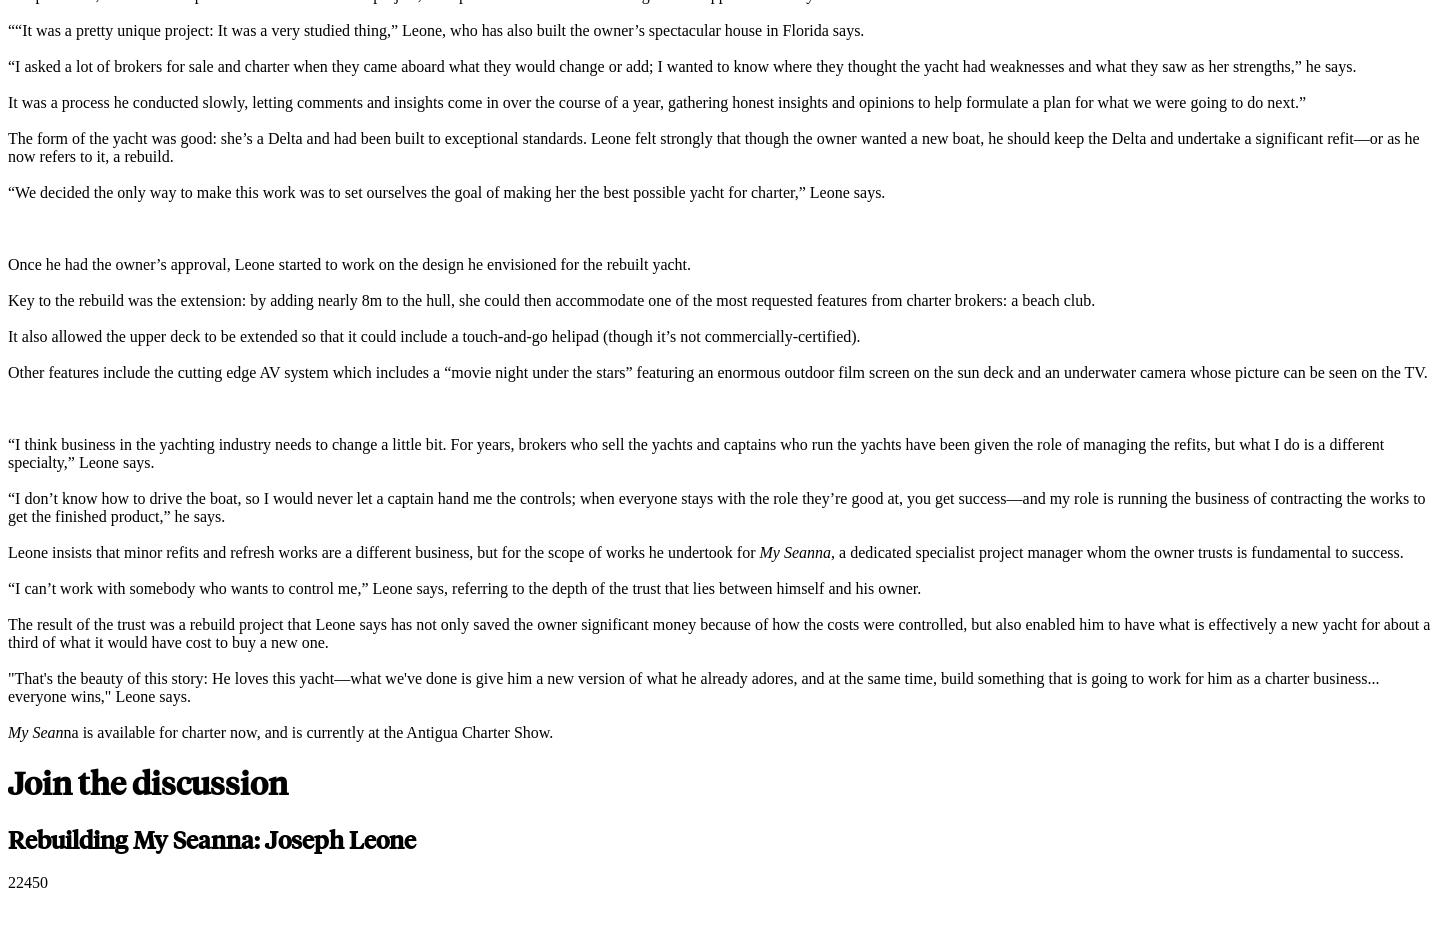 The width and height of the screenshot is (1440, 941). I want to click on '“We decided the only way to make this work was to set ourselves the goal of making her the best possible yacht for charter,” Leone says.', so click(446, 191).